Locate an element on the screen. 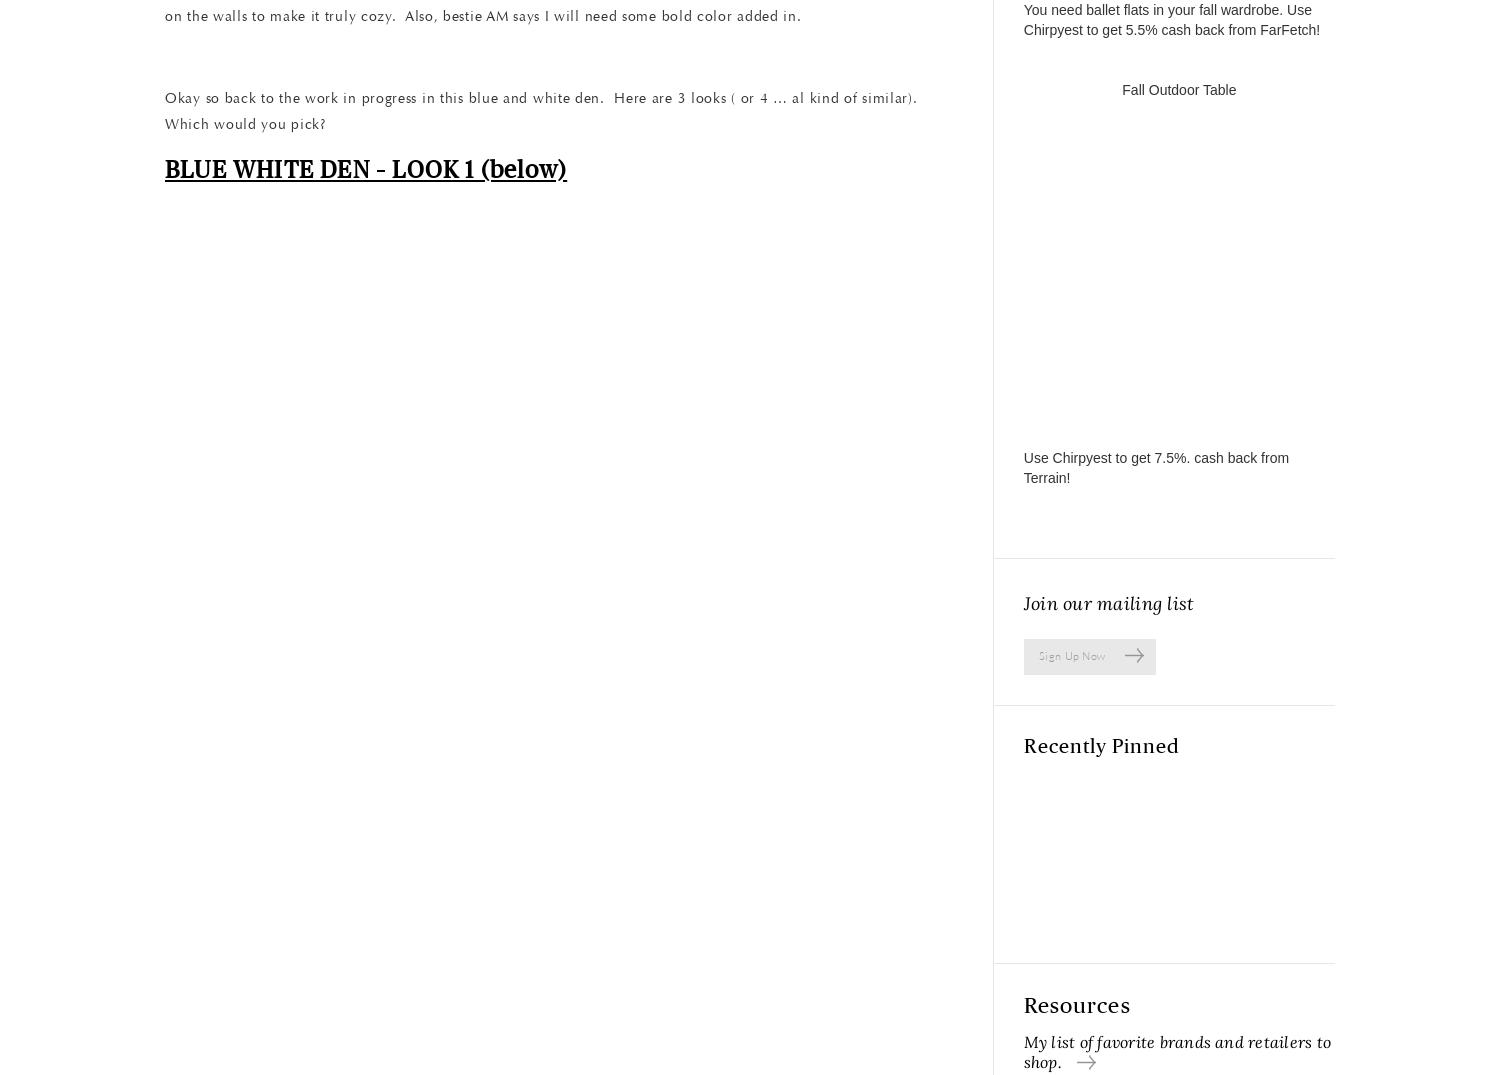  'My list of favorite brands and retailers to shop.' is located at coordinates (1177, 1051).